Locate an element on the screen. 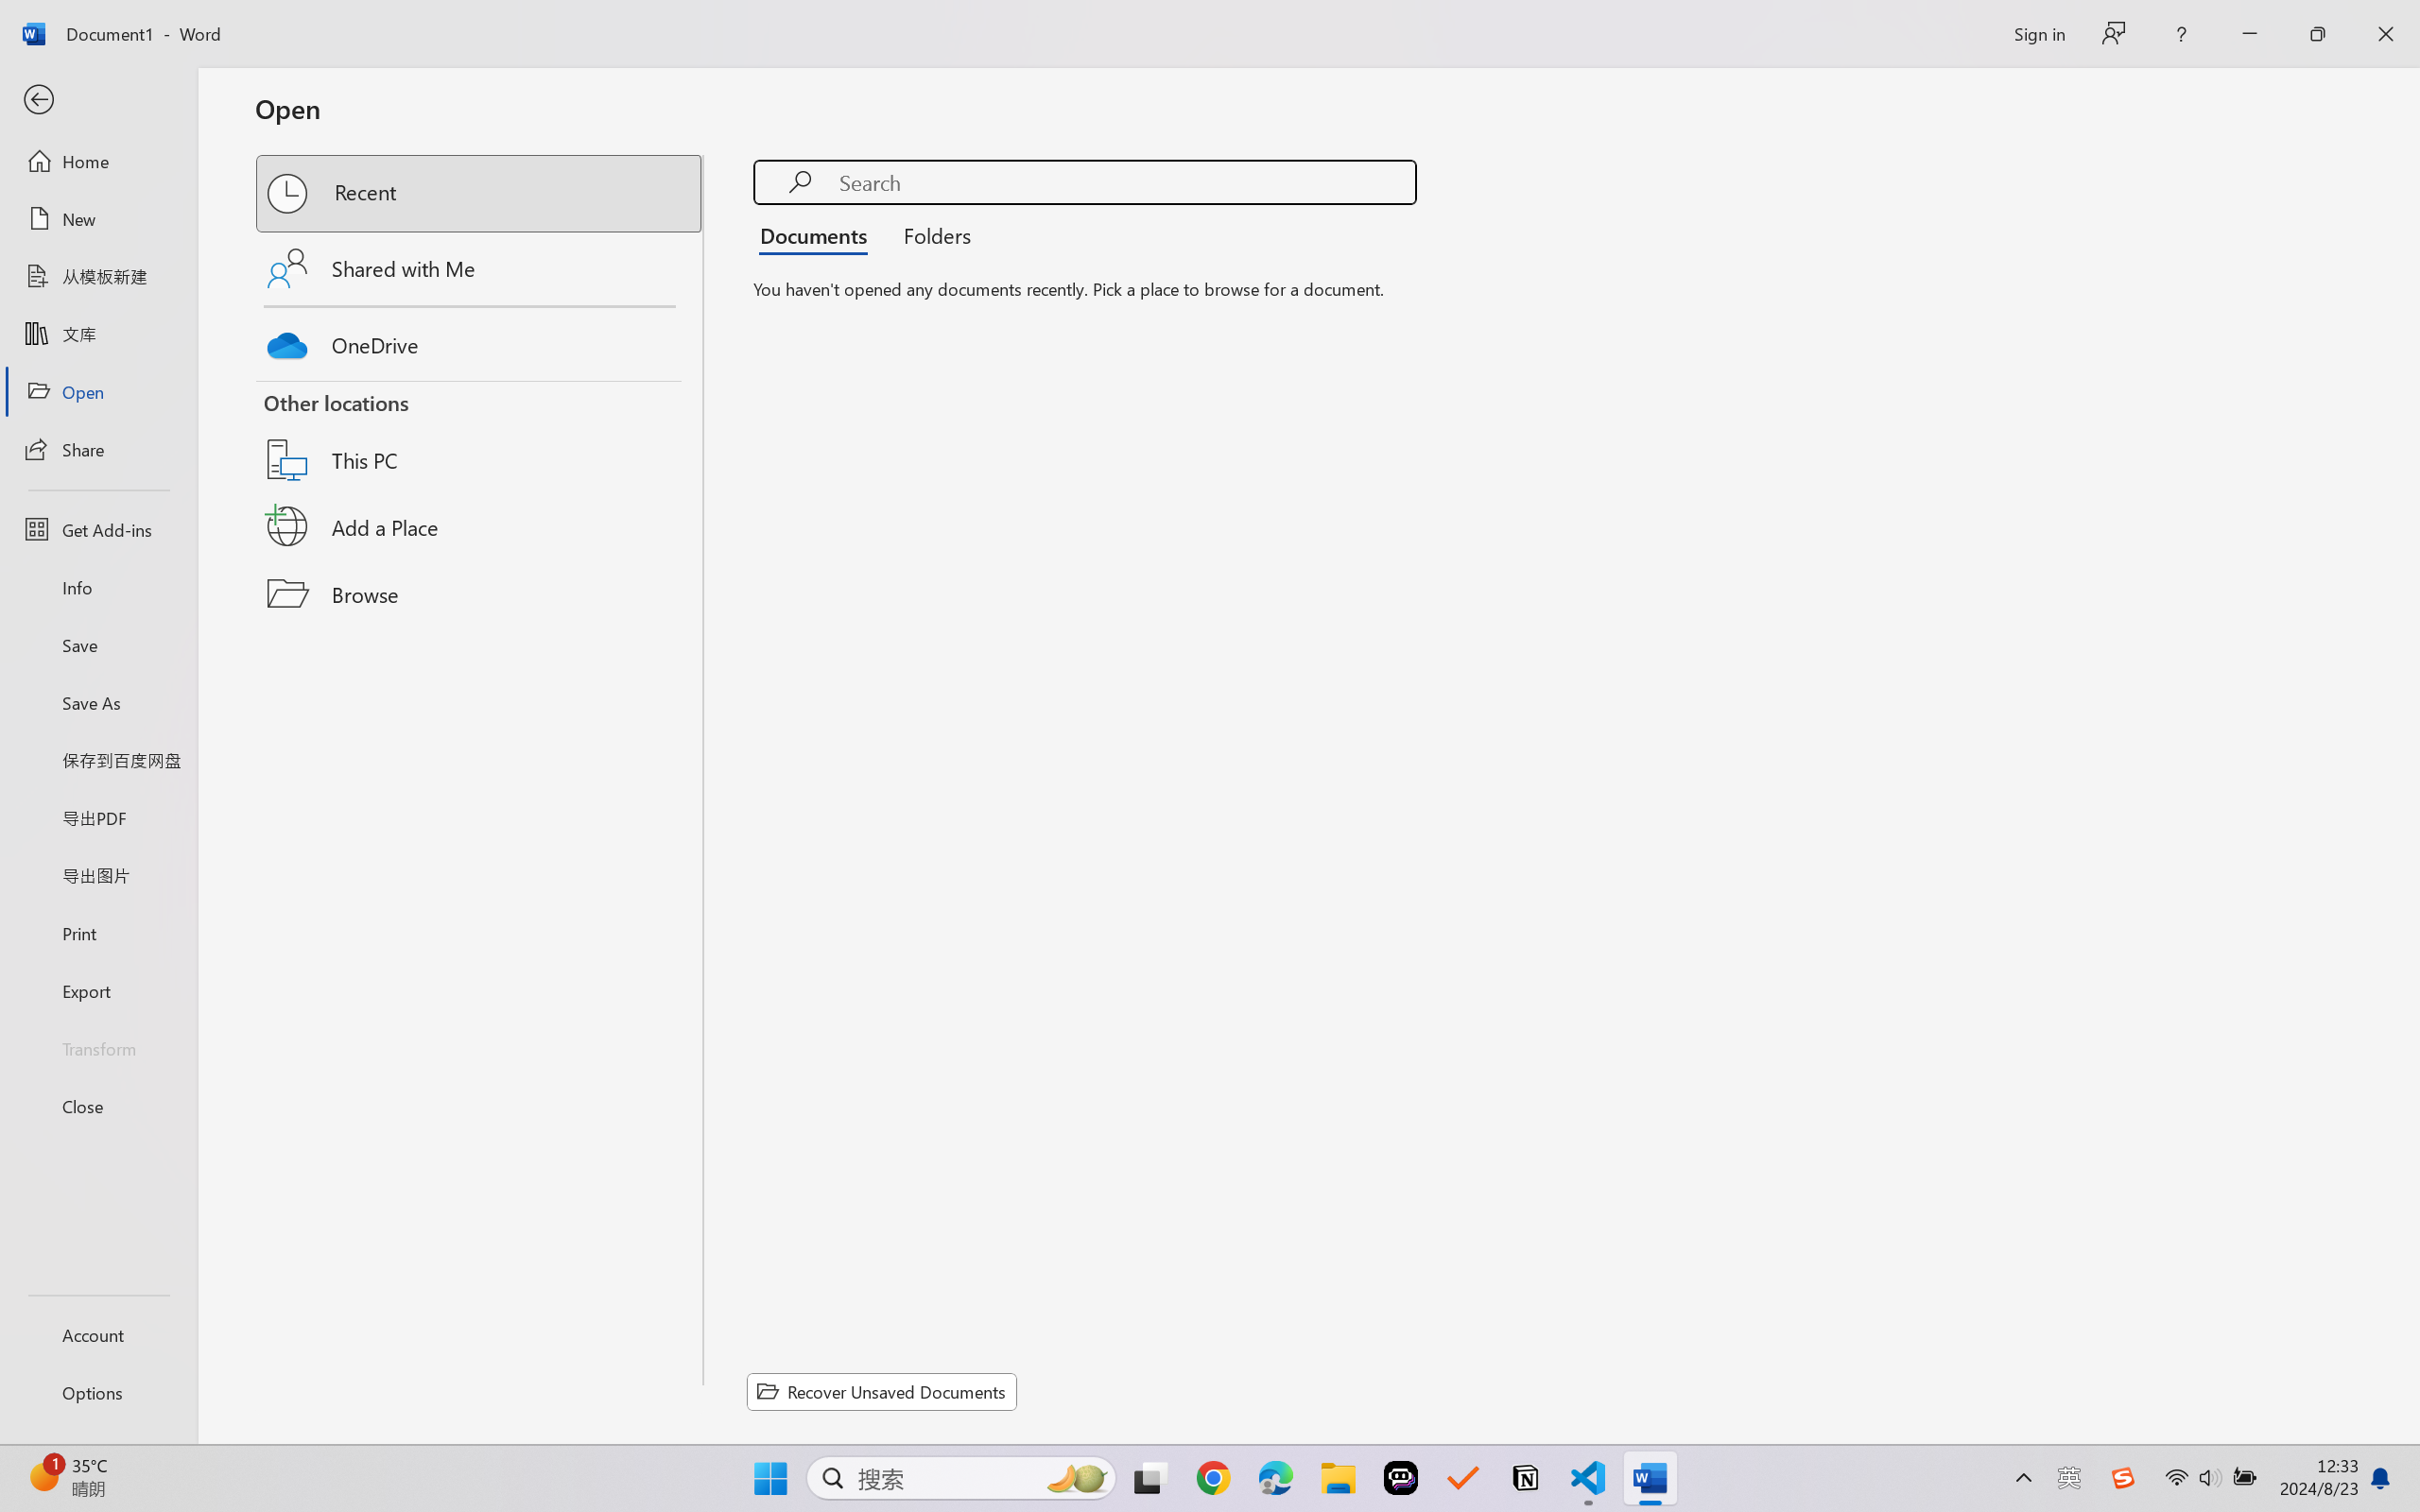 The height and width of the screenshot is (1512, 2420). 'Transform' is located at coordinates (97, 1046).